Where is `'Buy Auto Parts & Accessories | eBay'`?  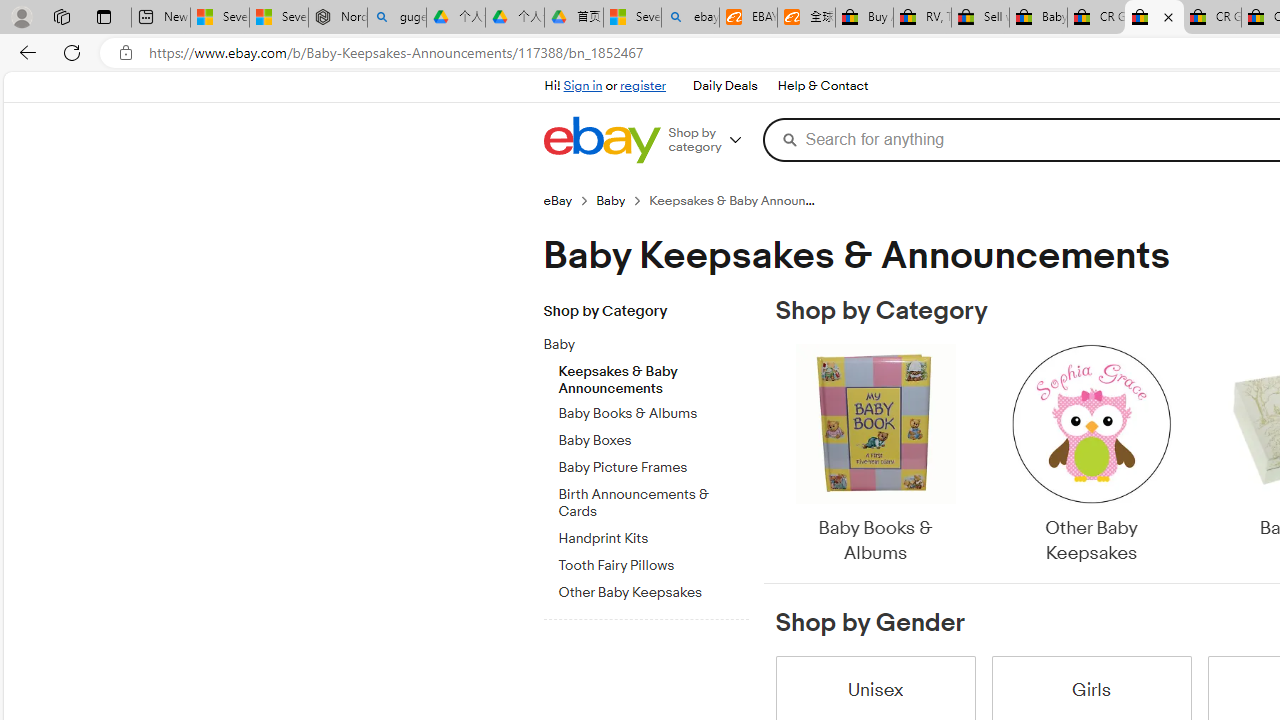
'Buy Auto Parts & Accessories | eBay' is located at coordinates (864, 17).